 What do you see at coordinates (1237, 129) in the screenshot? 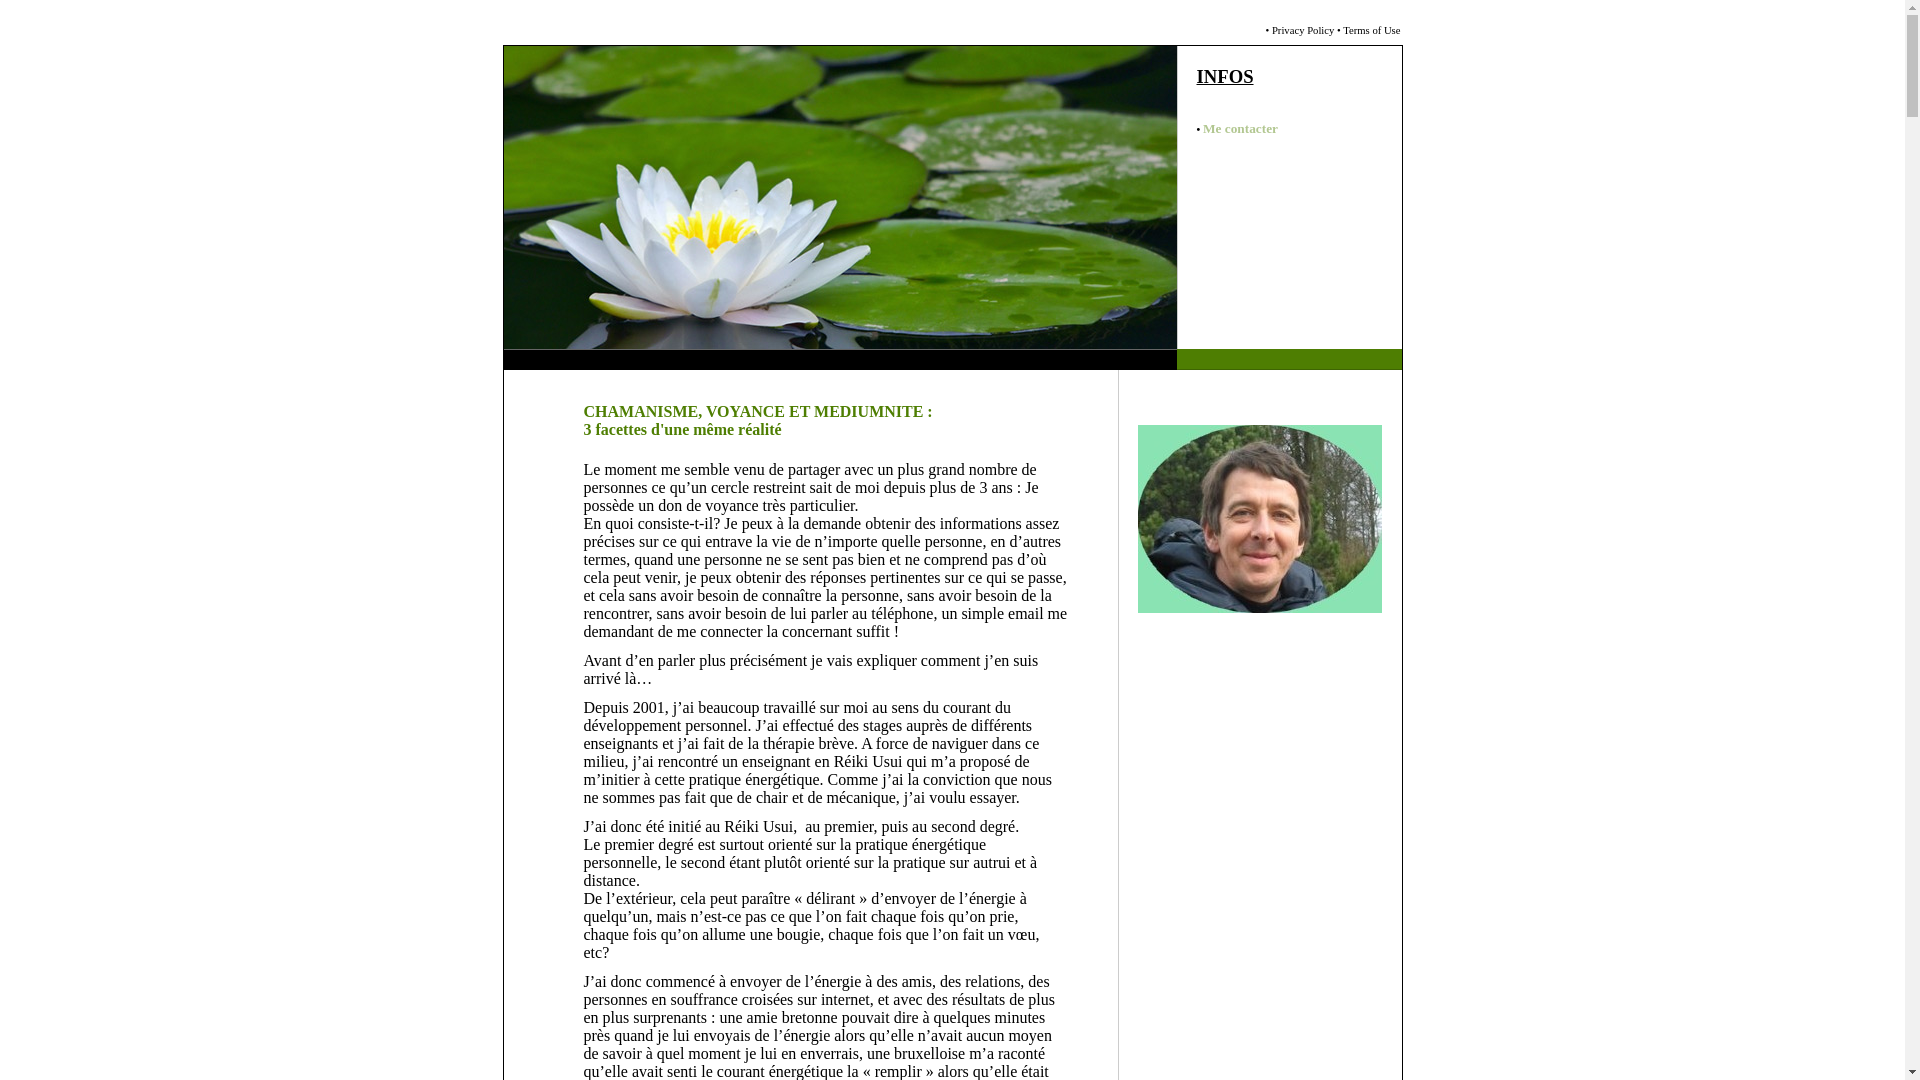
I see `' Me contacter'` at bounding box center [1237, 129].